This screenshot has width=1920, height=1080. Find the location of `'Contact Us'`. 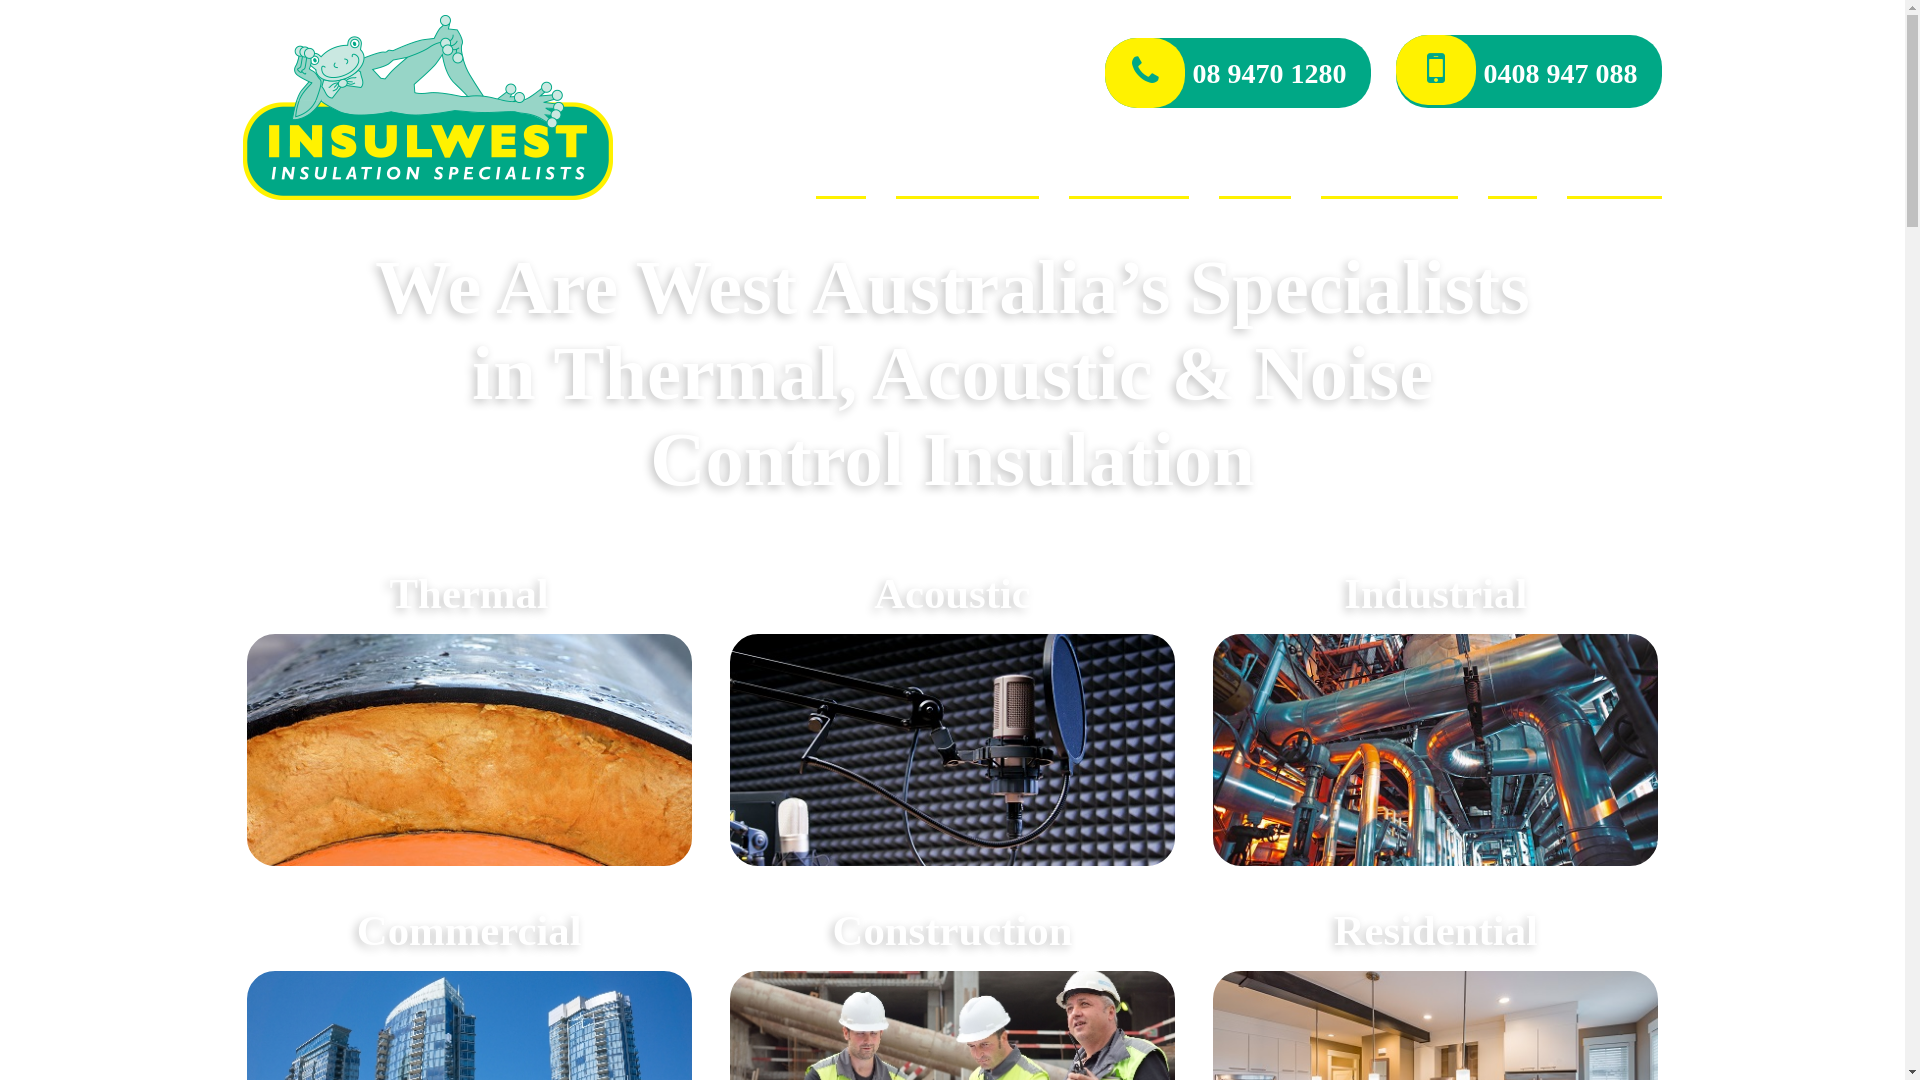

'Contact Us' is located at coordinates (1614, 177).